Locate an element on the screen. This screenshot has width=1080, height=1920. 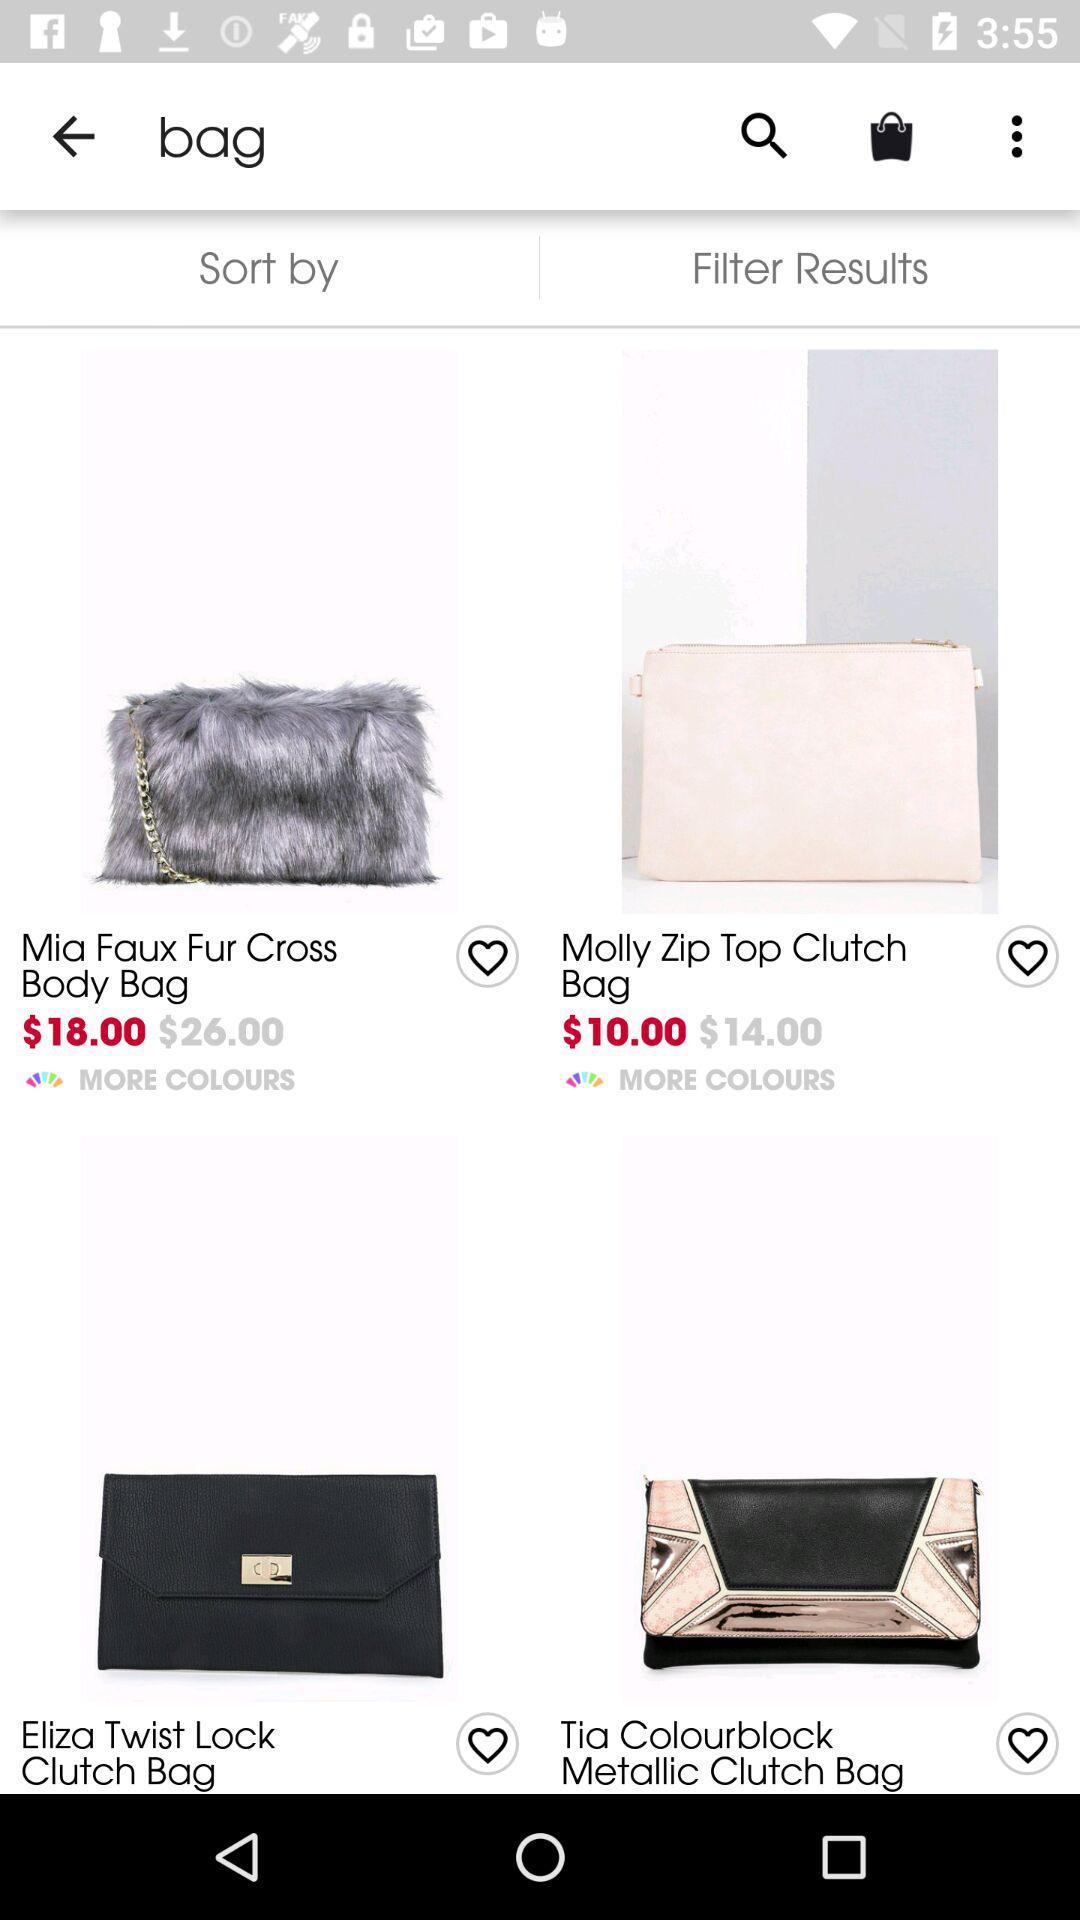
the icon above the $10.00 icon is located at coordinates (747, 965).